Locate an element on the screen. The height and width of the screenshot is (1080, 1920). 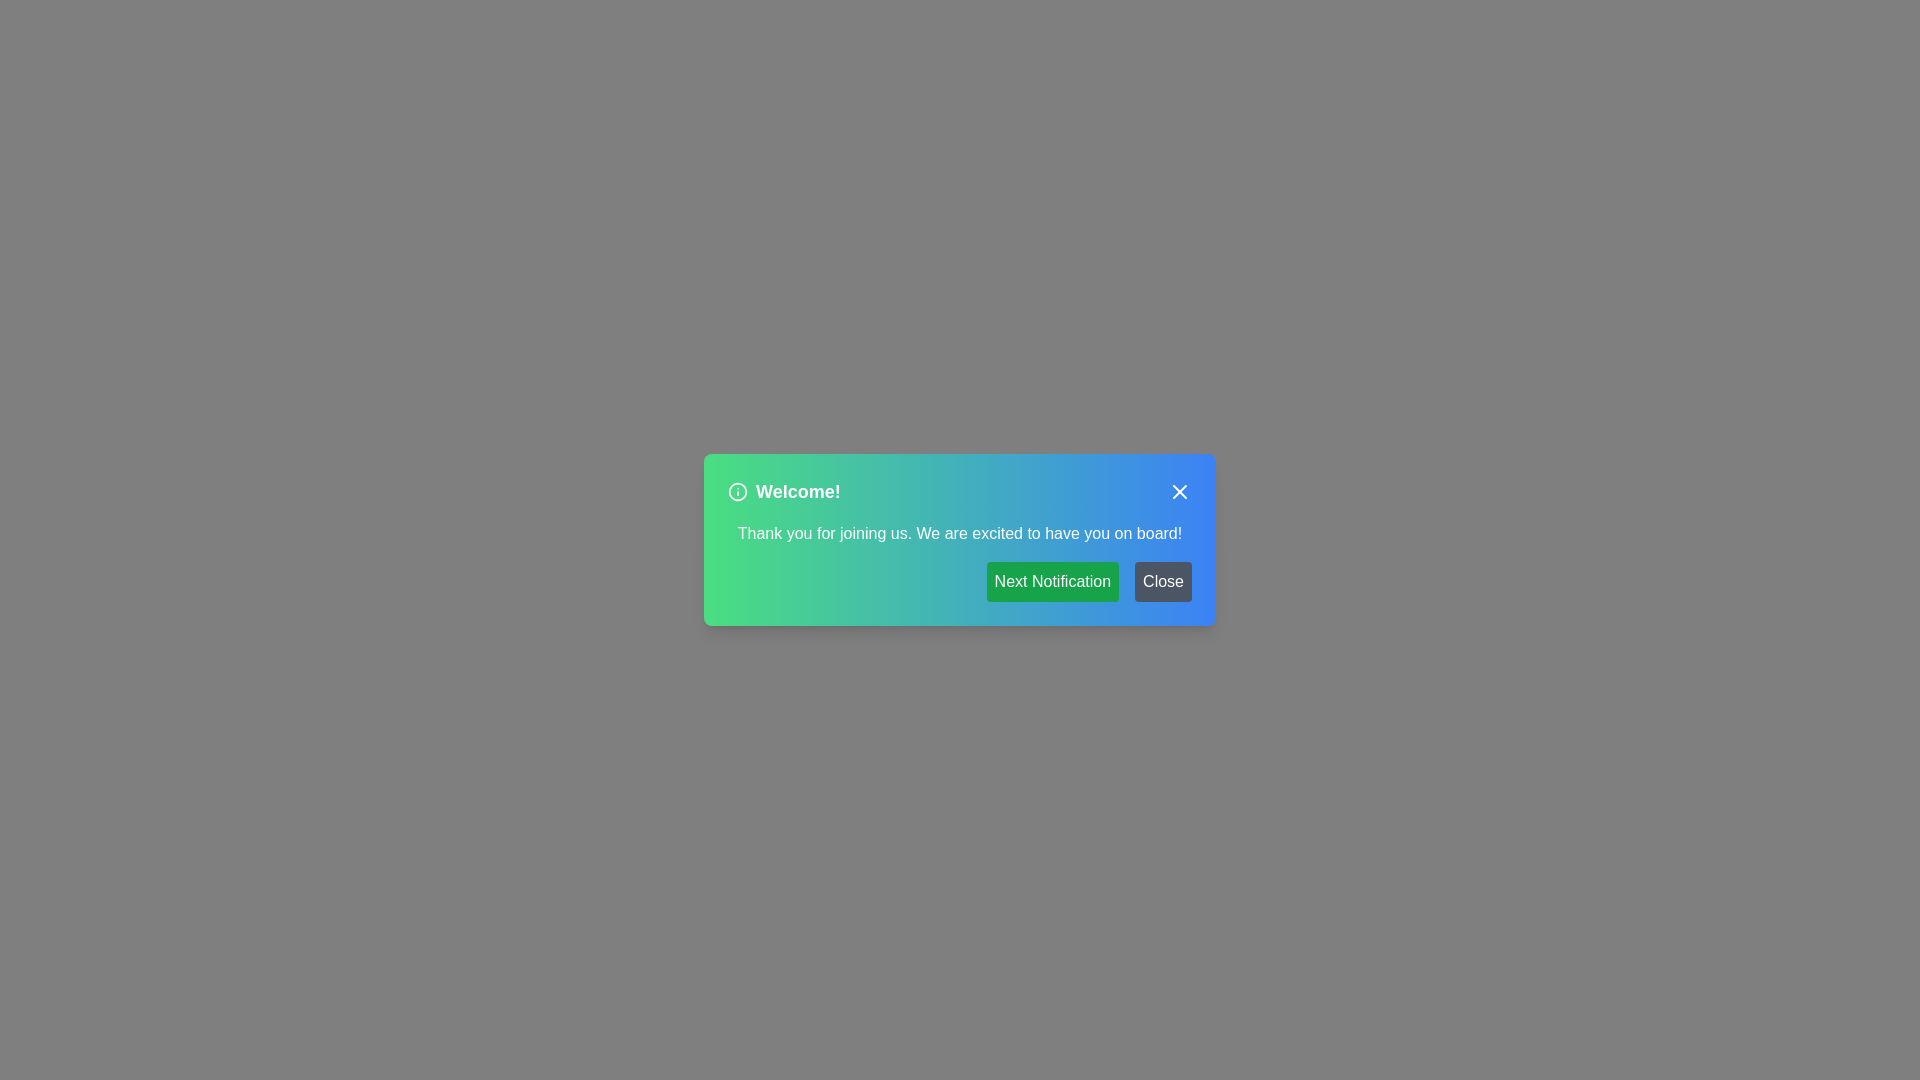
the 'Close' button to close the dialog is located at coordinates (1163, 582).